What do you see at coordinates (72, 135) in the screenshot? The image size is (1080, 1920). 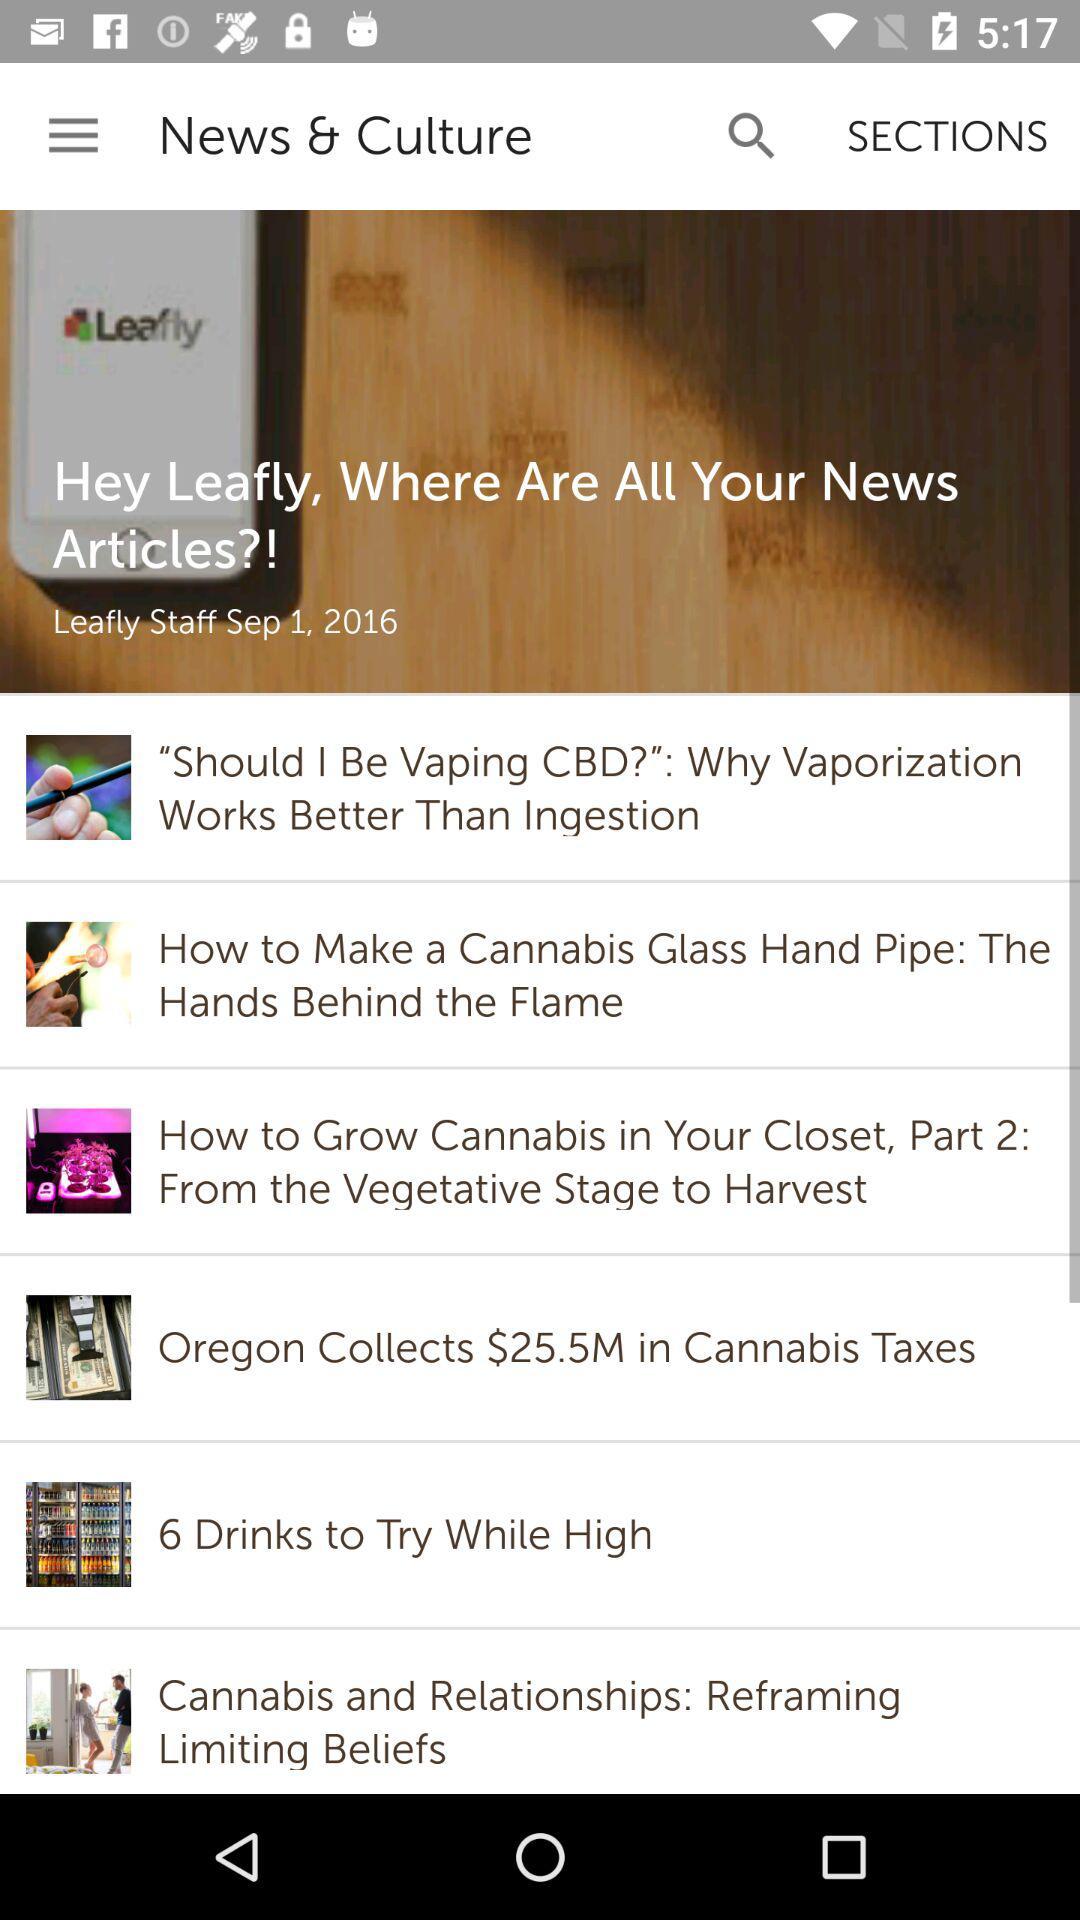 I see `the item to the left of the news & culture` at bounding box center [72, 135].